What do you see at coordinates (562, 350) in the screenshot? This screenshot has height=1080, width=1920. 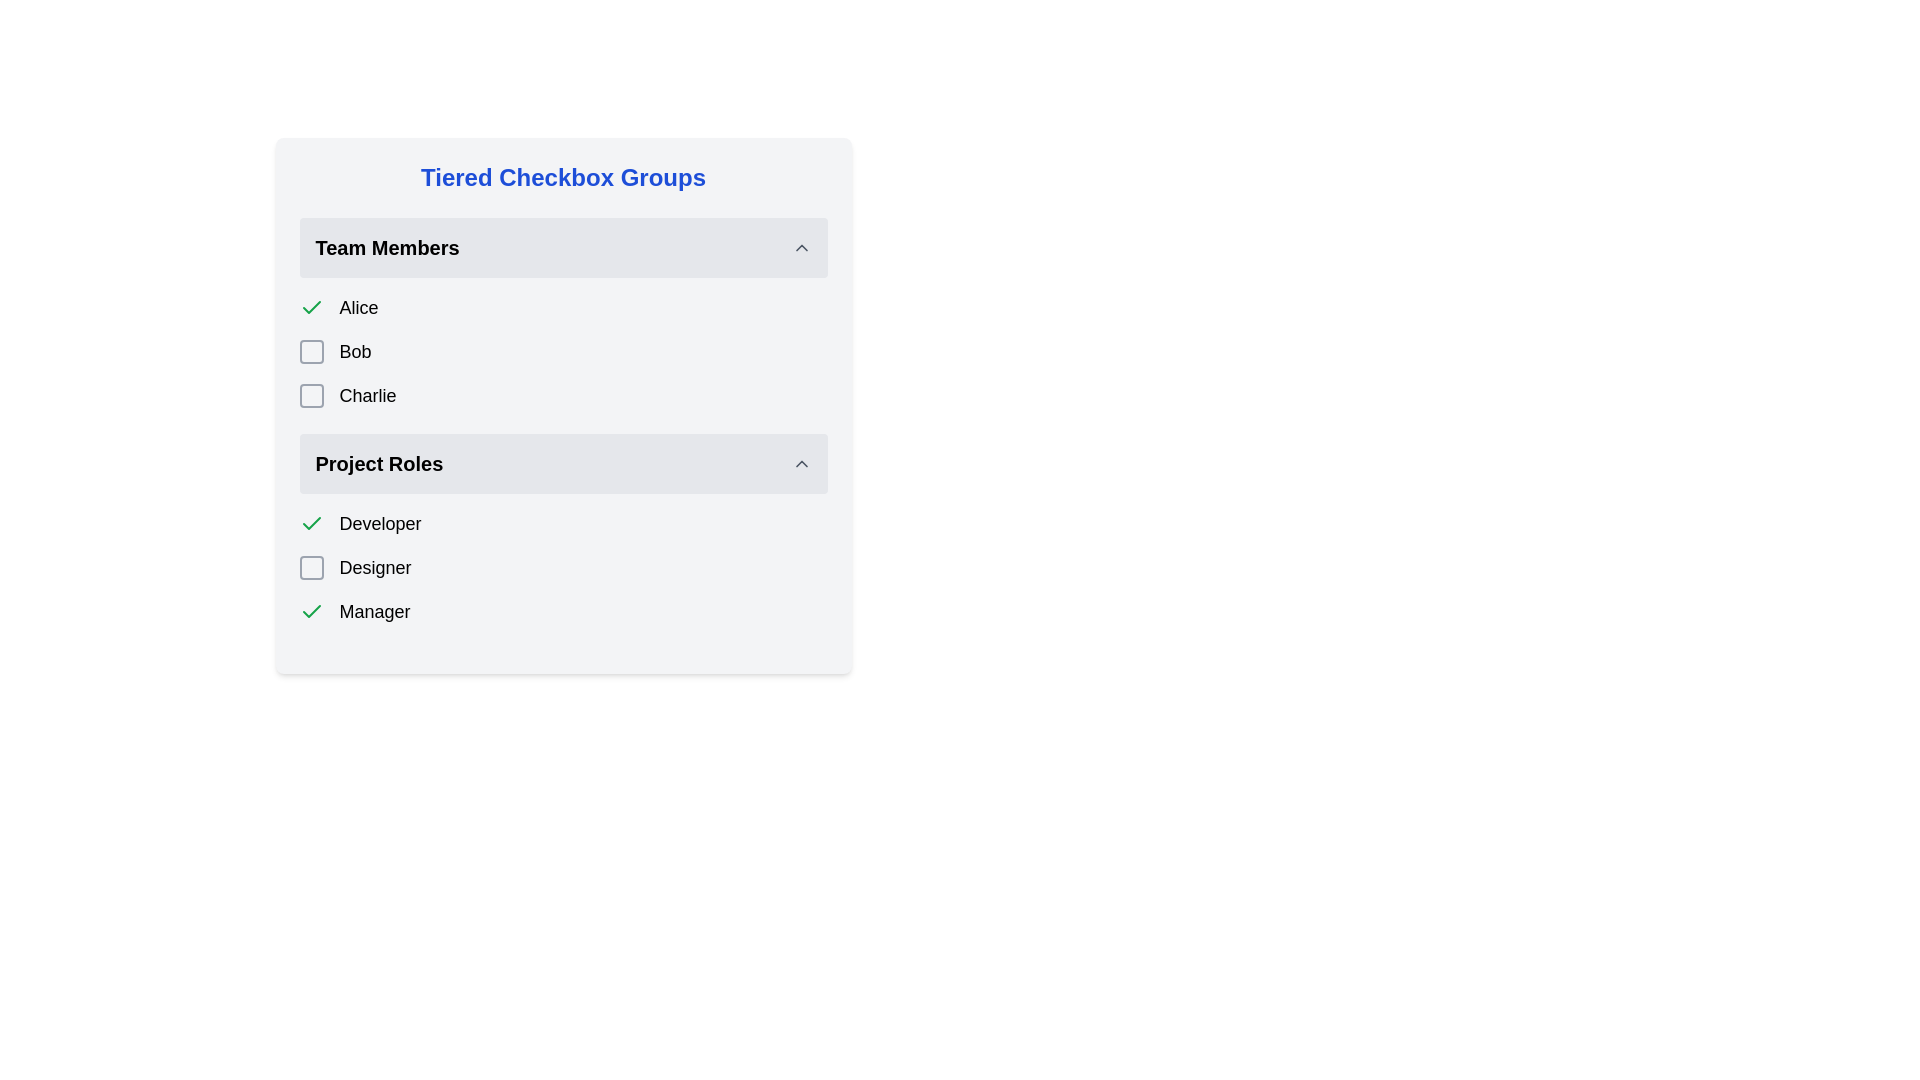 I see `the 'Bob' checkbox` at bounding box center [562, 350].